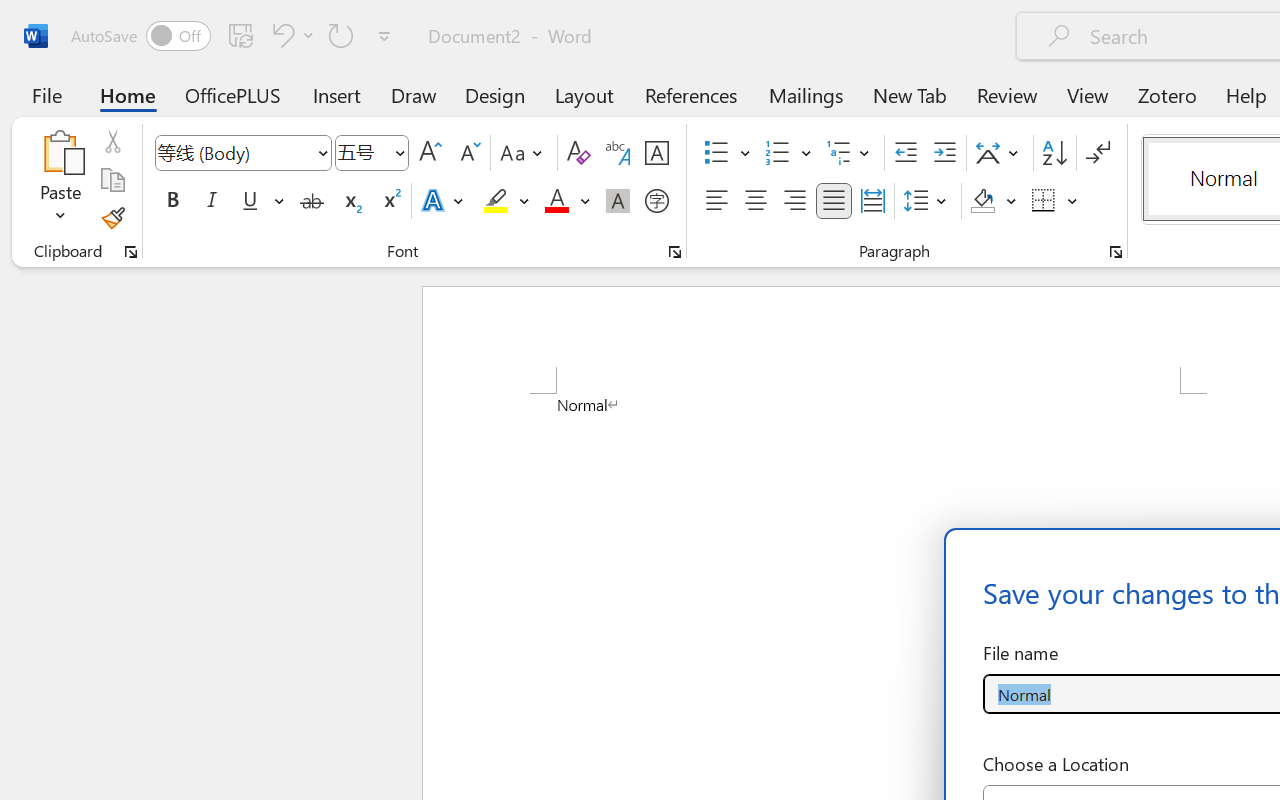 The width and height of the screenshot is (1280, 800). Describe the element at coordinates (577, 153) in the screenshot. I see `'Clear Formatting'` at that location.